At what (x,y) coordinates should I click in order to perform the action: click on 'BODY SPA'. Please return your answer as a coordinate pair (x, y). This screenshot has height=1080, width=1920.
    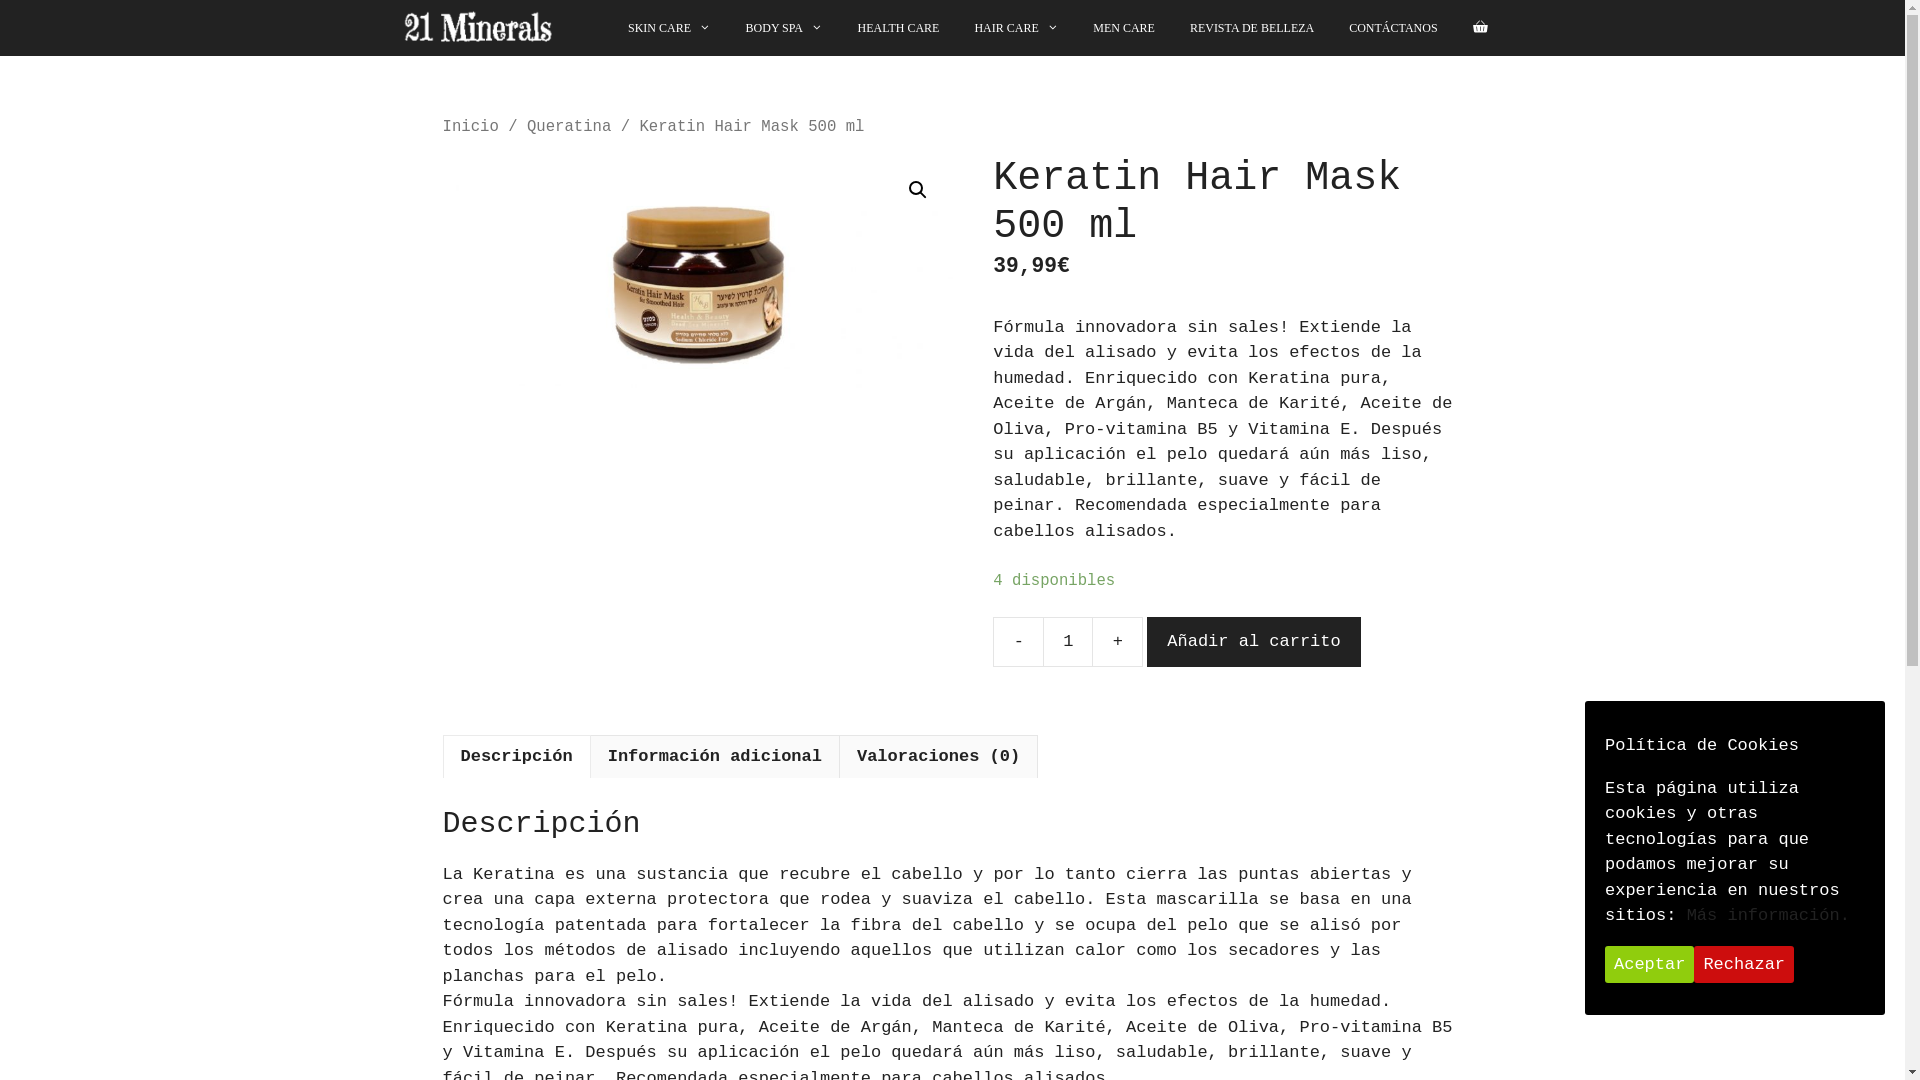
    Looking at the image, I should click on (783, 27).